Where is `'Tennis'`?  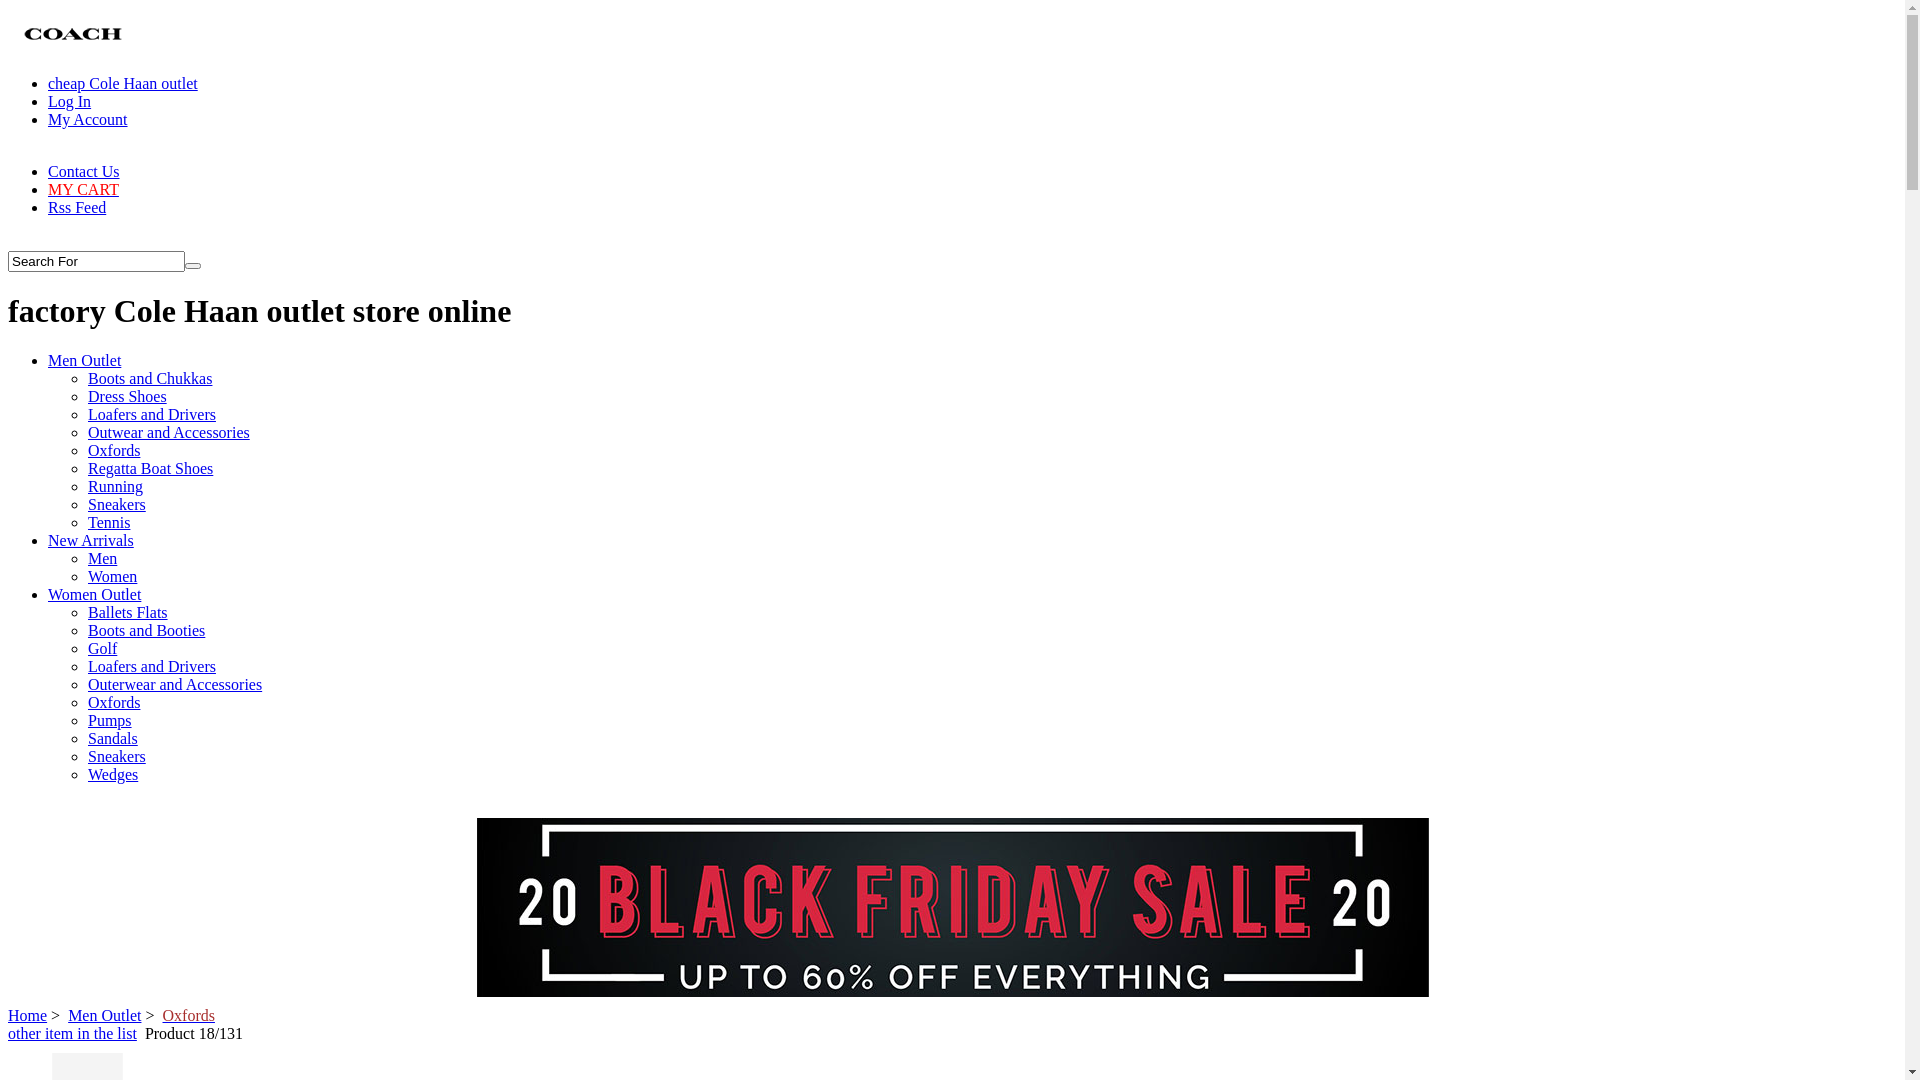 'Tennis' is located at coordinates (108, 521).